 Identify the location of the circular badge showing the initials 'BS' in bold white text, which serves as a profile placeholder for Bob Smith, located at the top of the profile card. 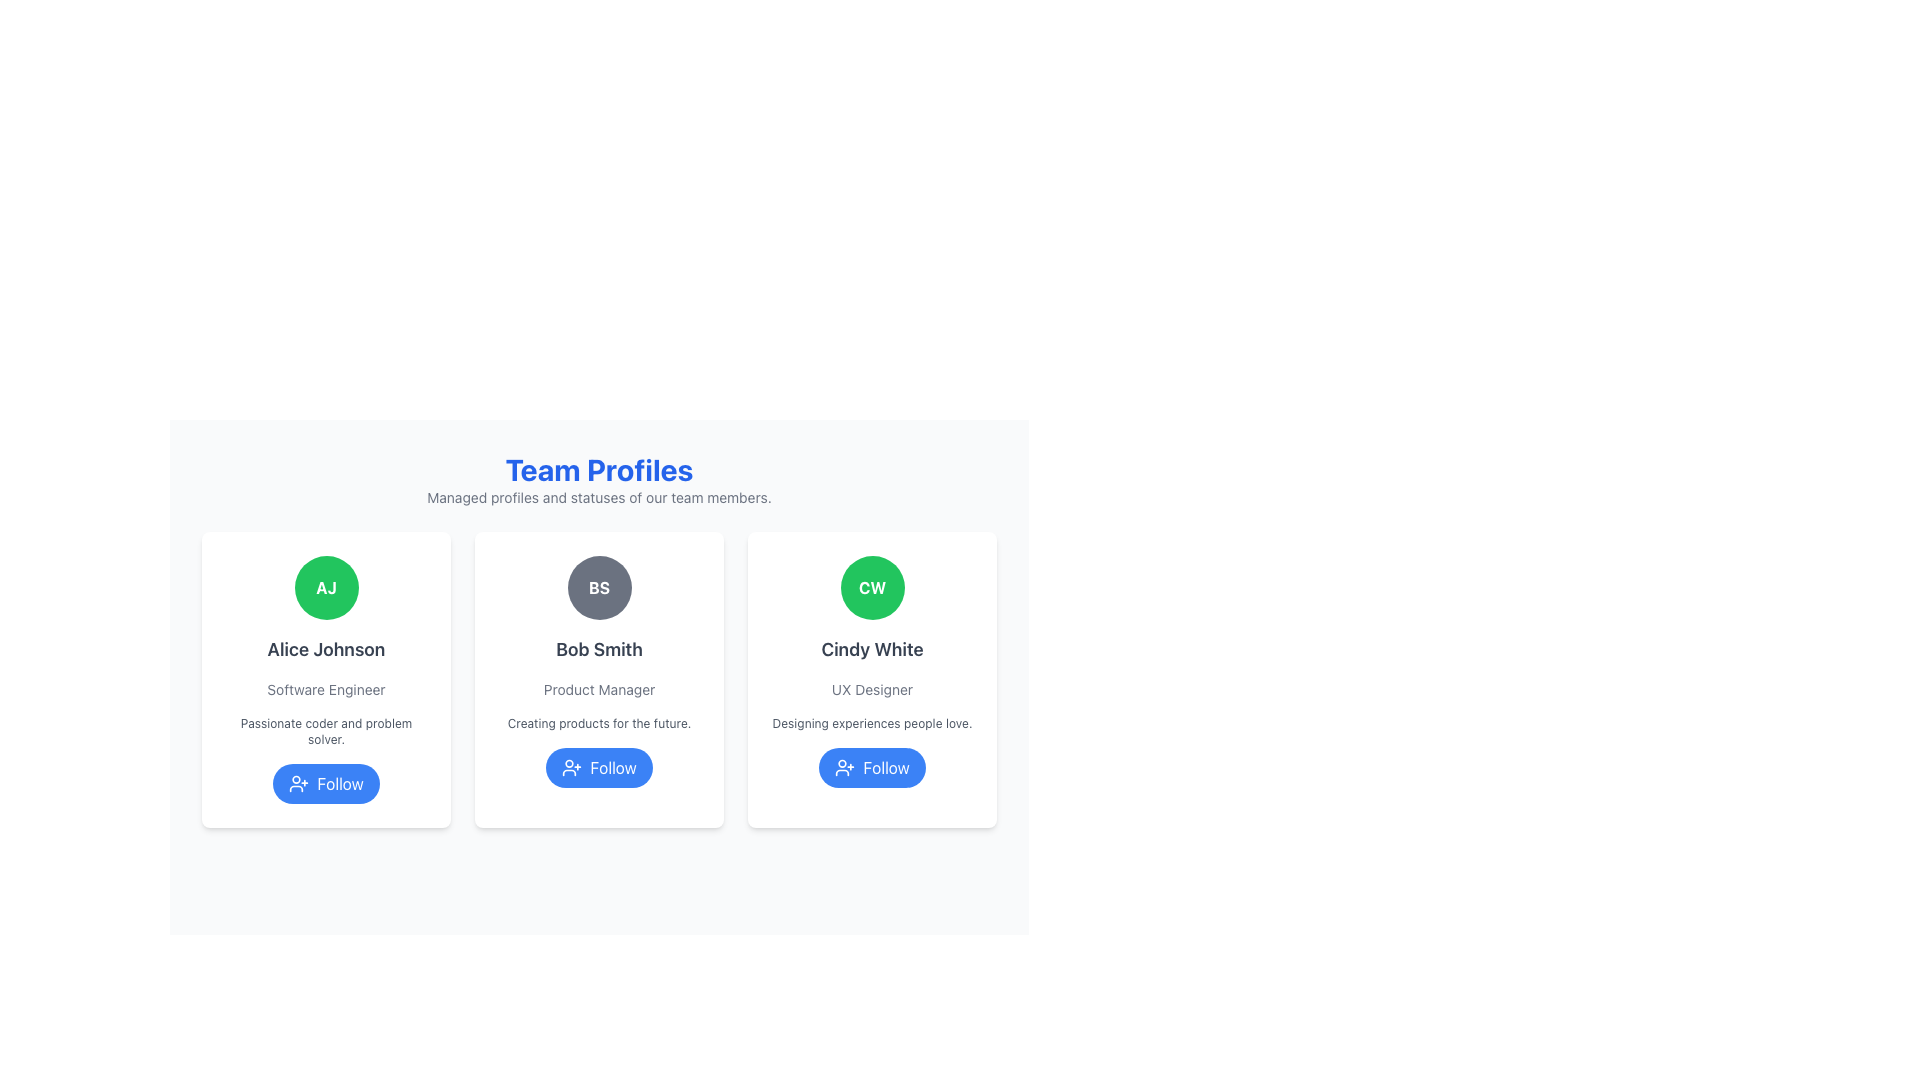
(598, 586).